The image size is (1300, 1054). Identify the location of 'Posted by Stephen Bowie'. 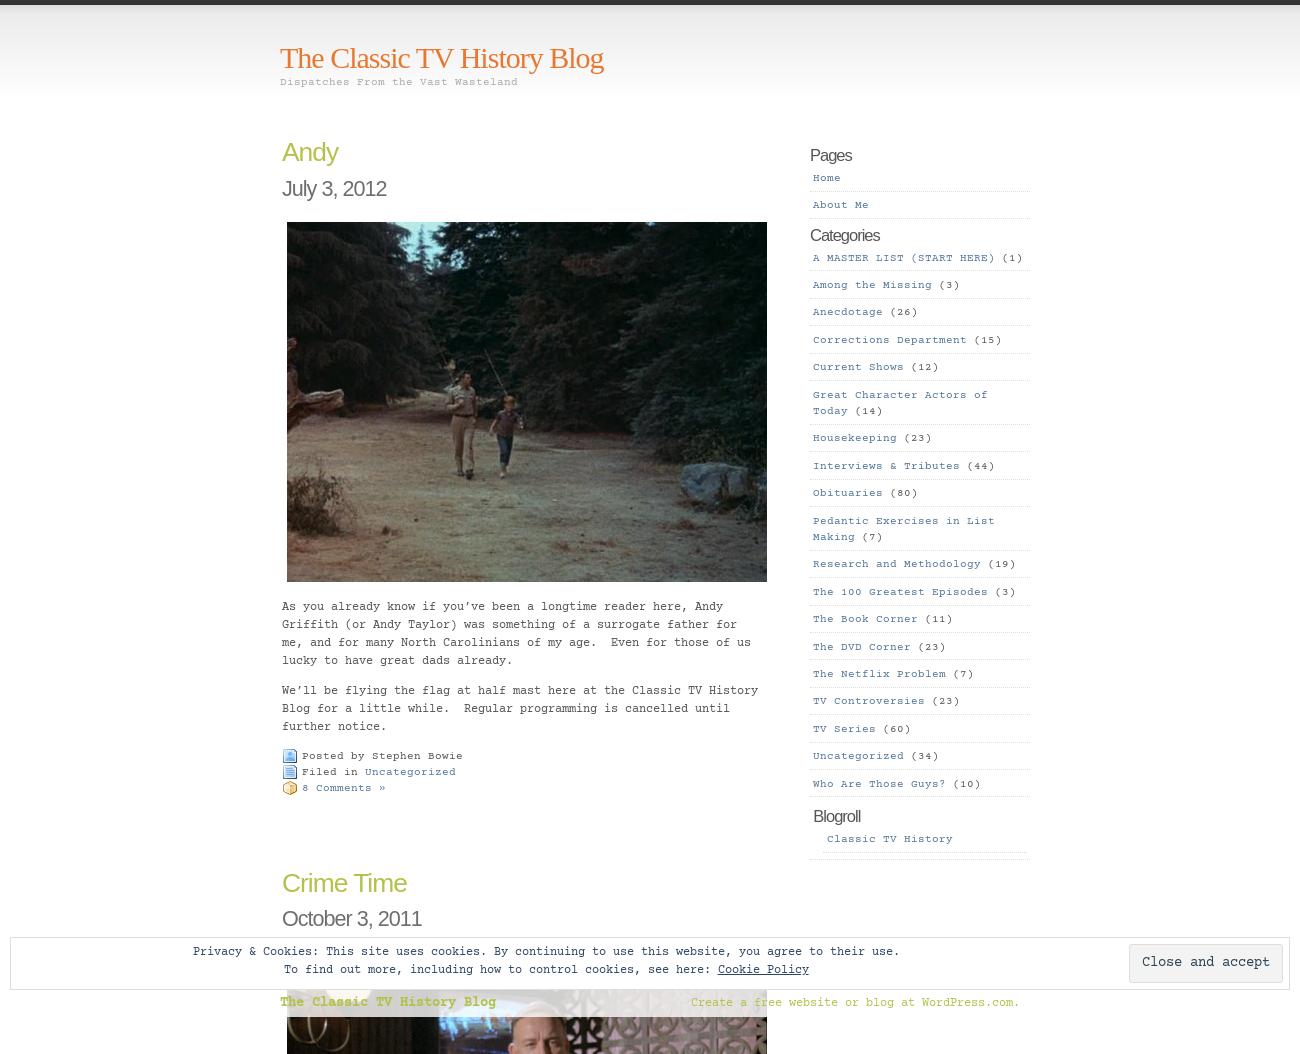
(301, 756).